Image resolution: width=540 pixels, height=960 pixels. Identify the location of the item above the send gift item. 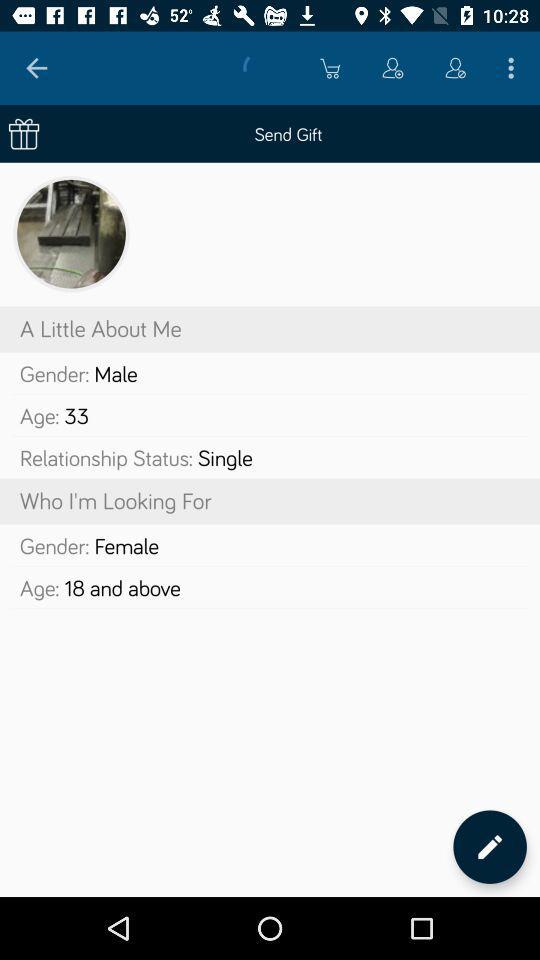
(36, 68).